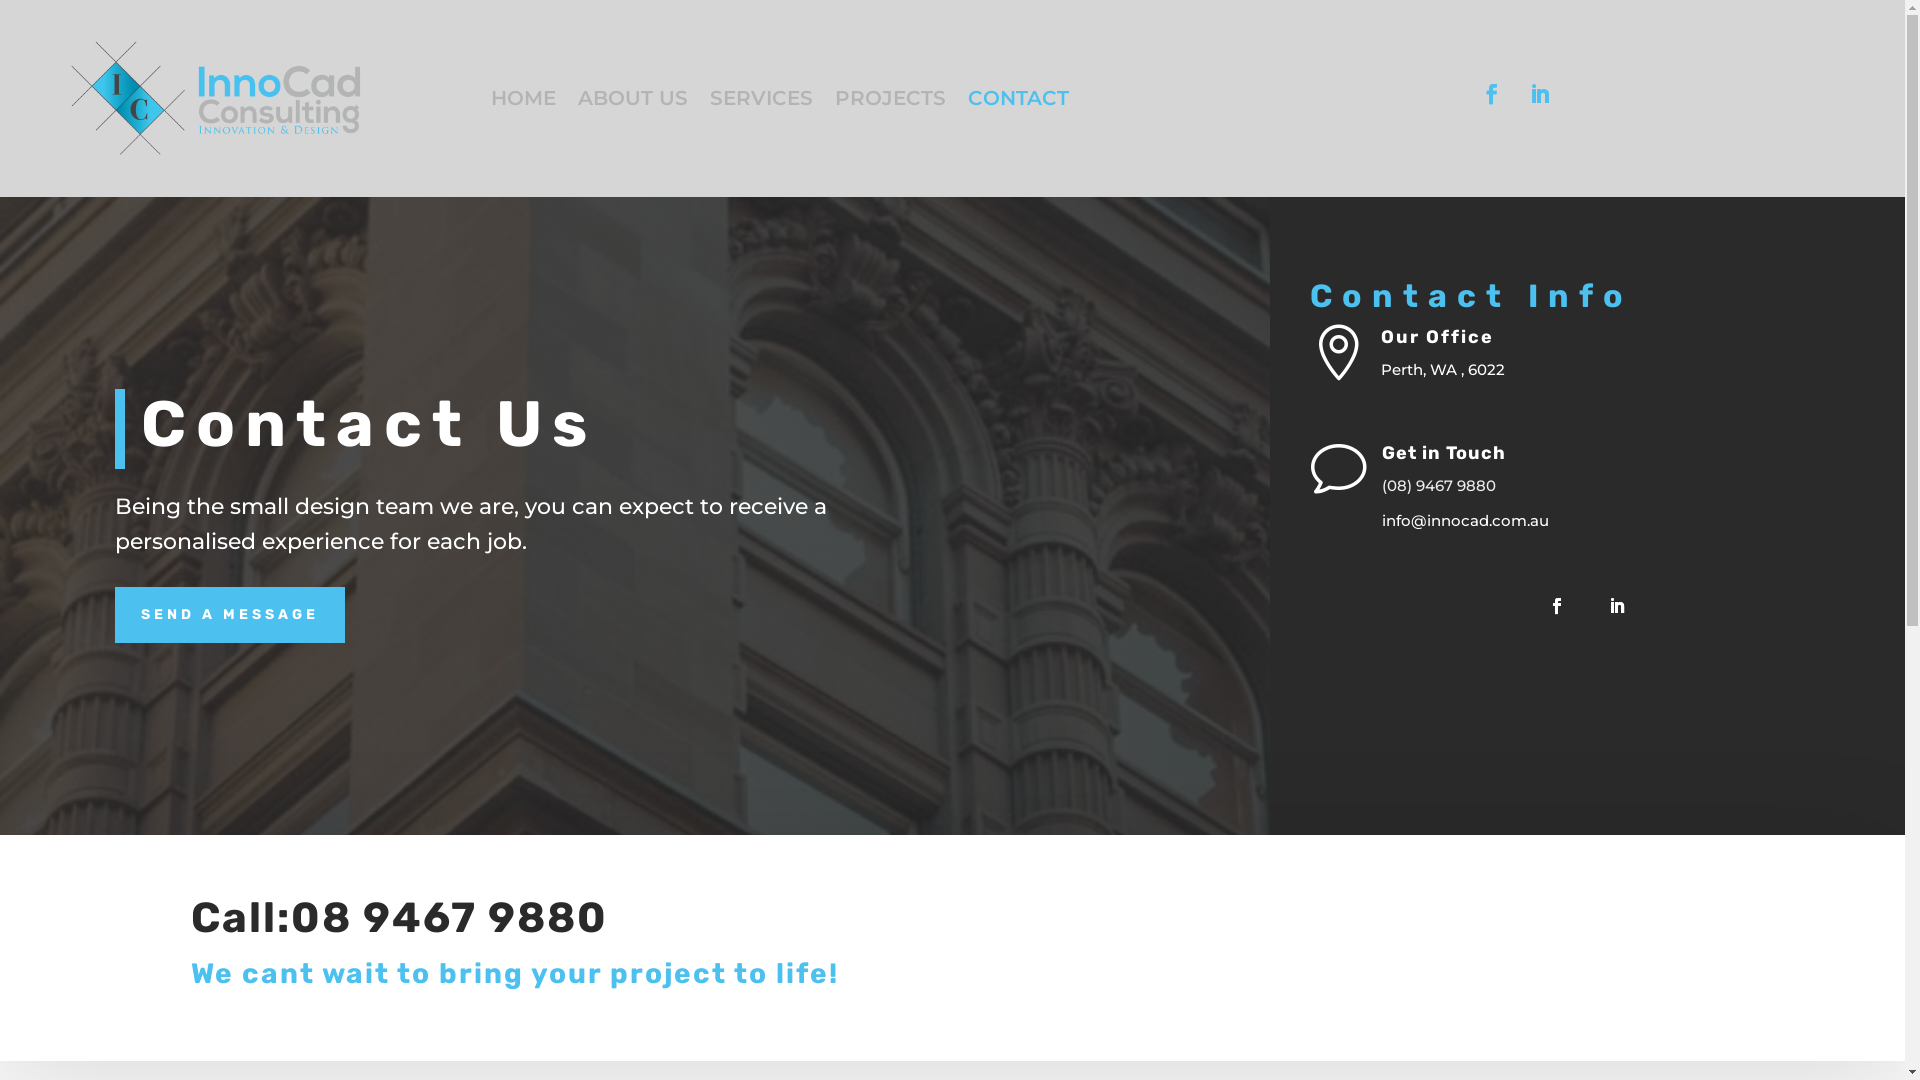  I want to click on 'CONTACT', so click(1018, 101).